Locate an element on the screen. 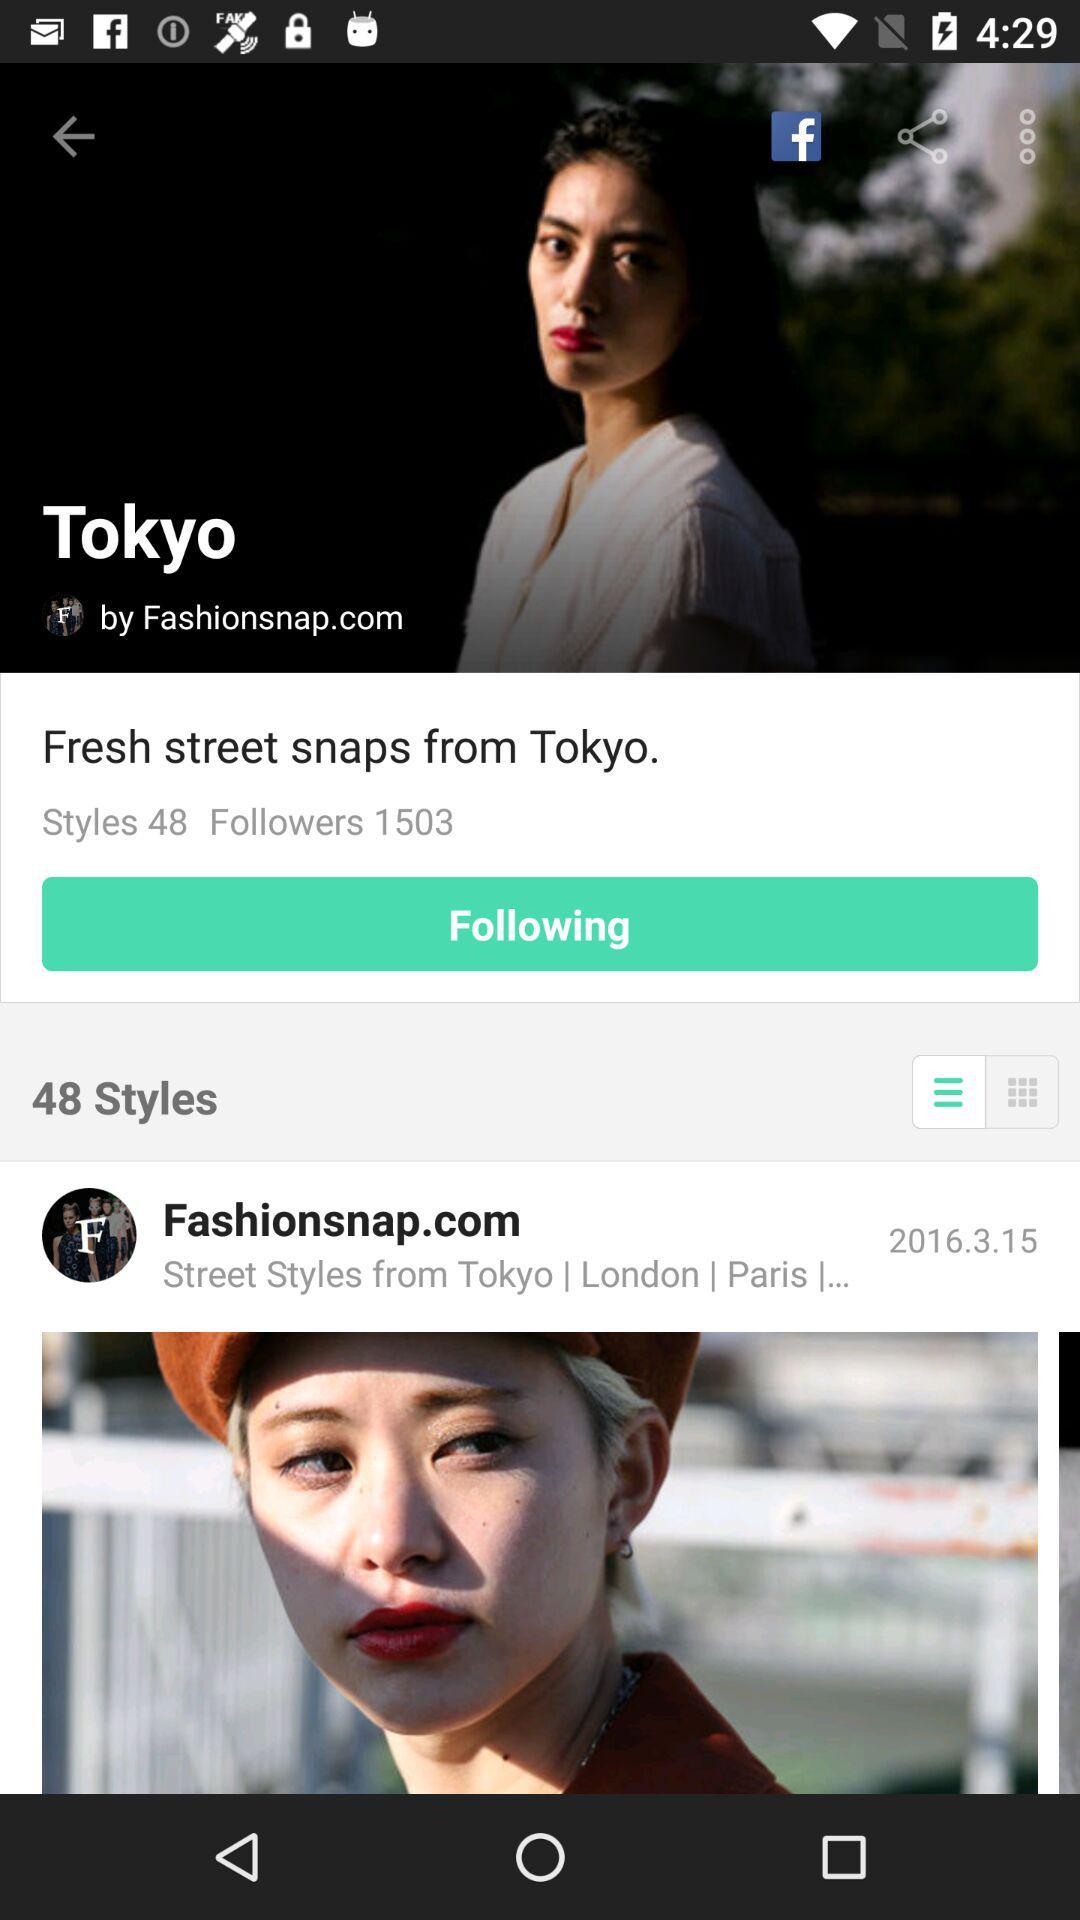 This screenshot has height=1920, width=1080. the following is located at coordinates (540, 923).